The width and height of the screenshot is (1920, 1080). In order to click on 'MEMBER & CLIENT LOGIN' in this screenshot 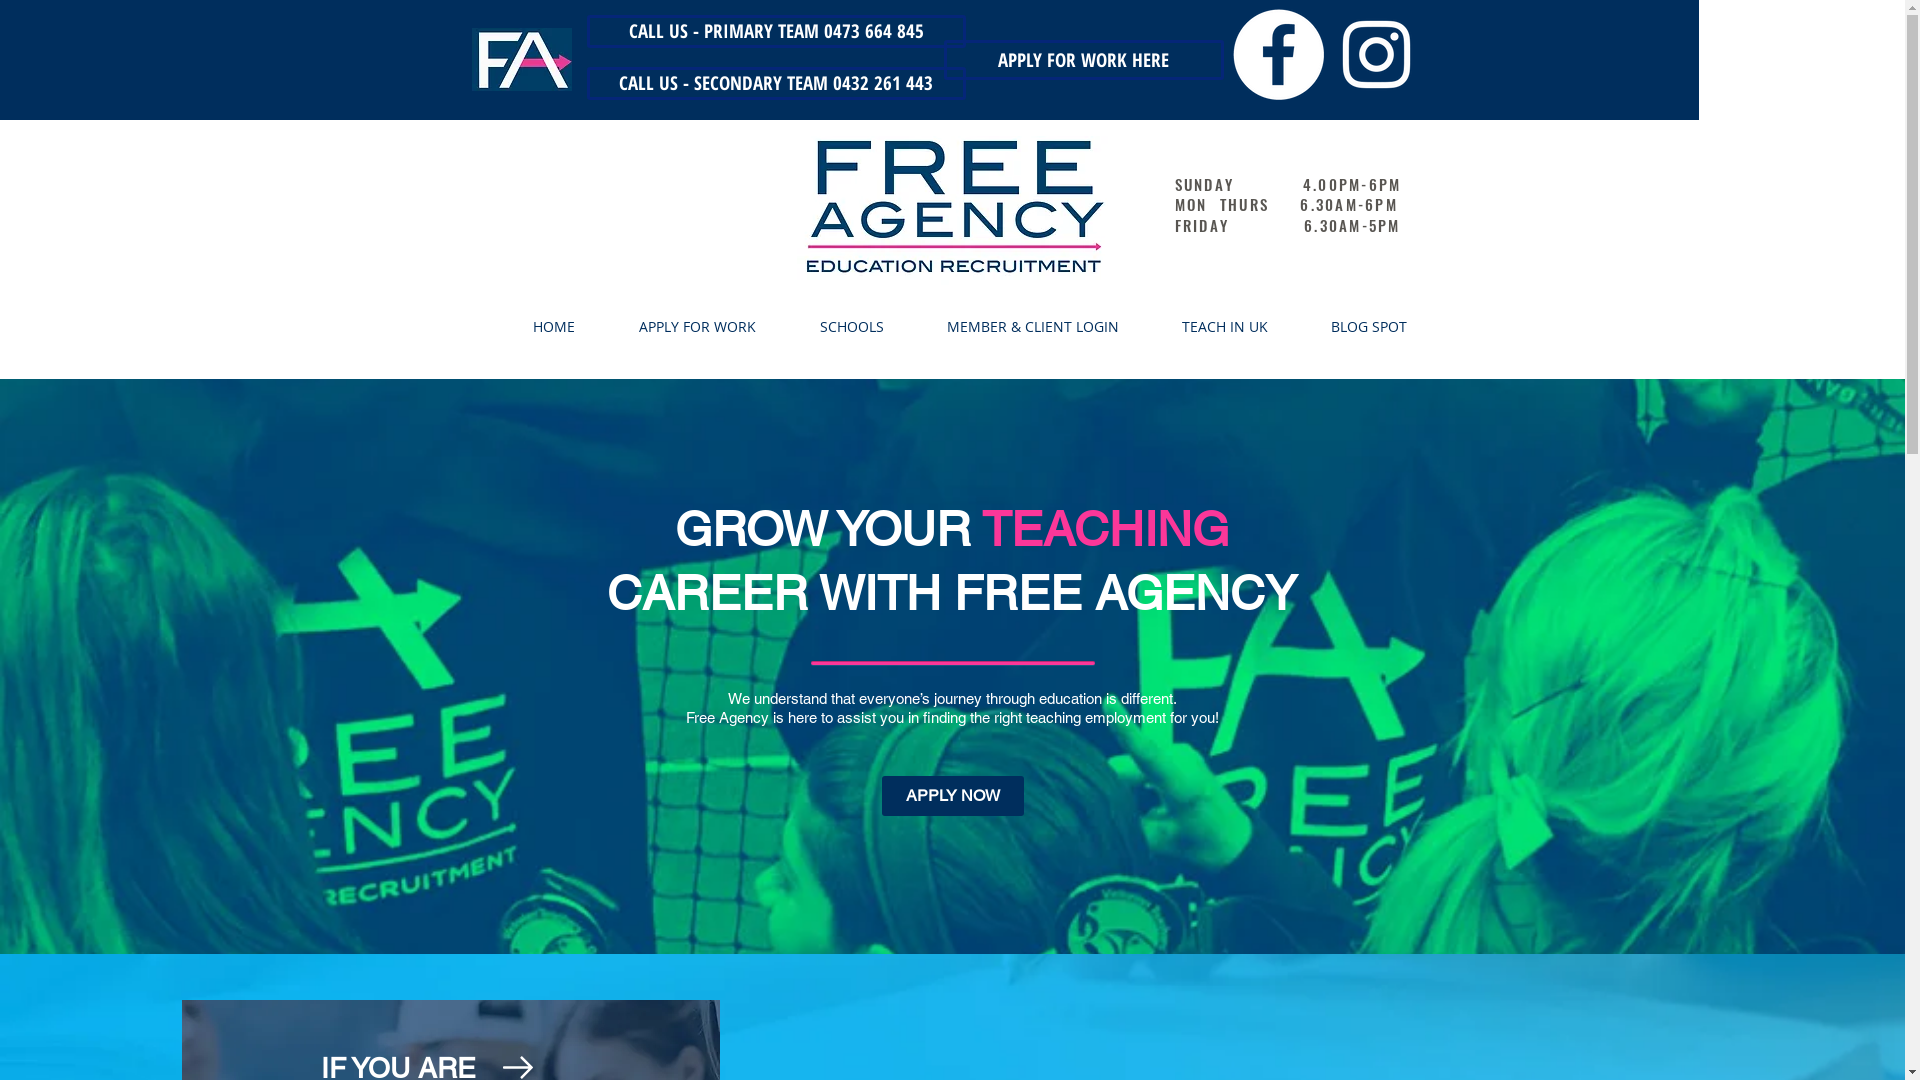, I will do `click(1015, 325)`.